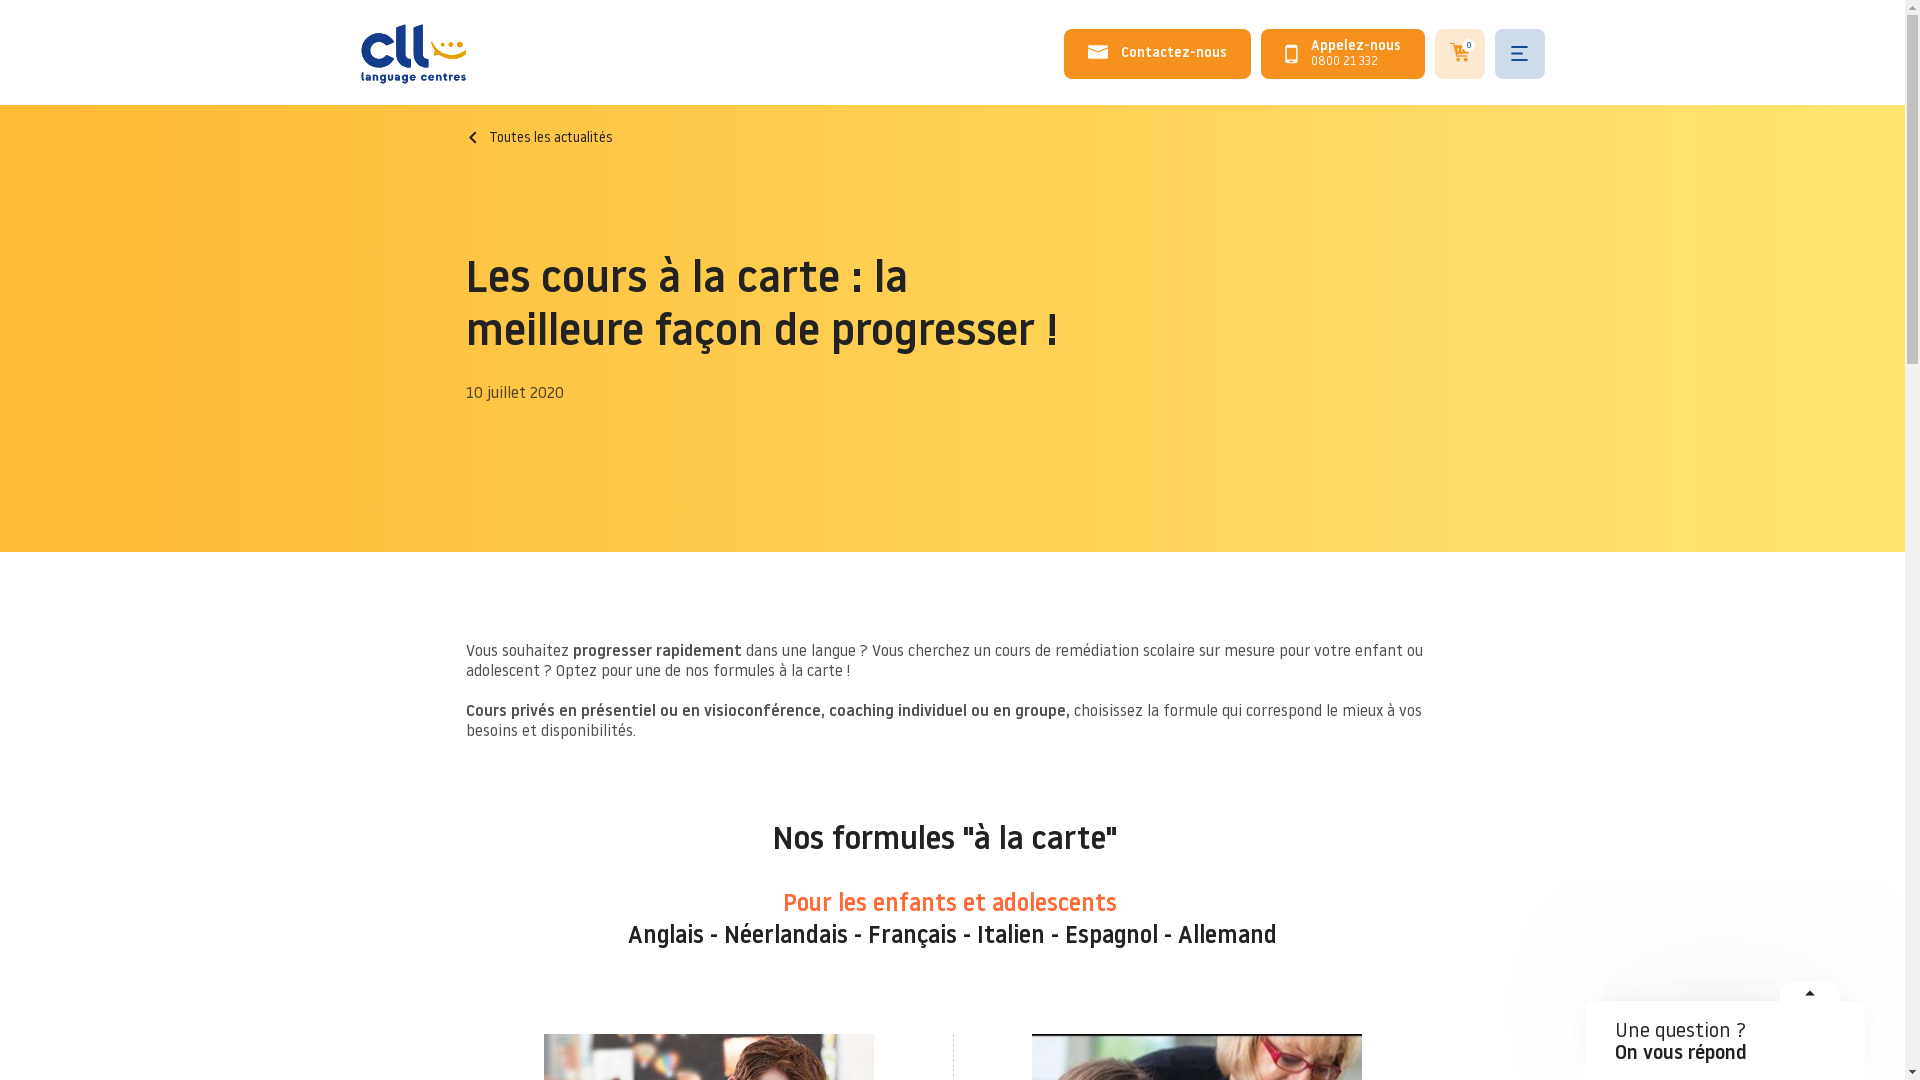  What do you see at coordinates (1434, 53) in the screenshot?
I see `'0'` at bounding box center [1434, 53].